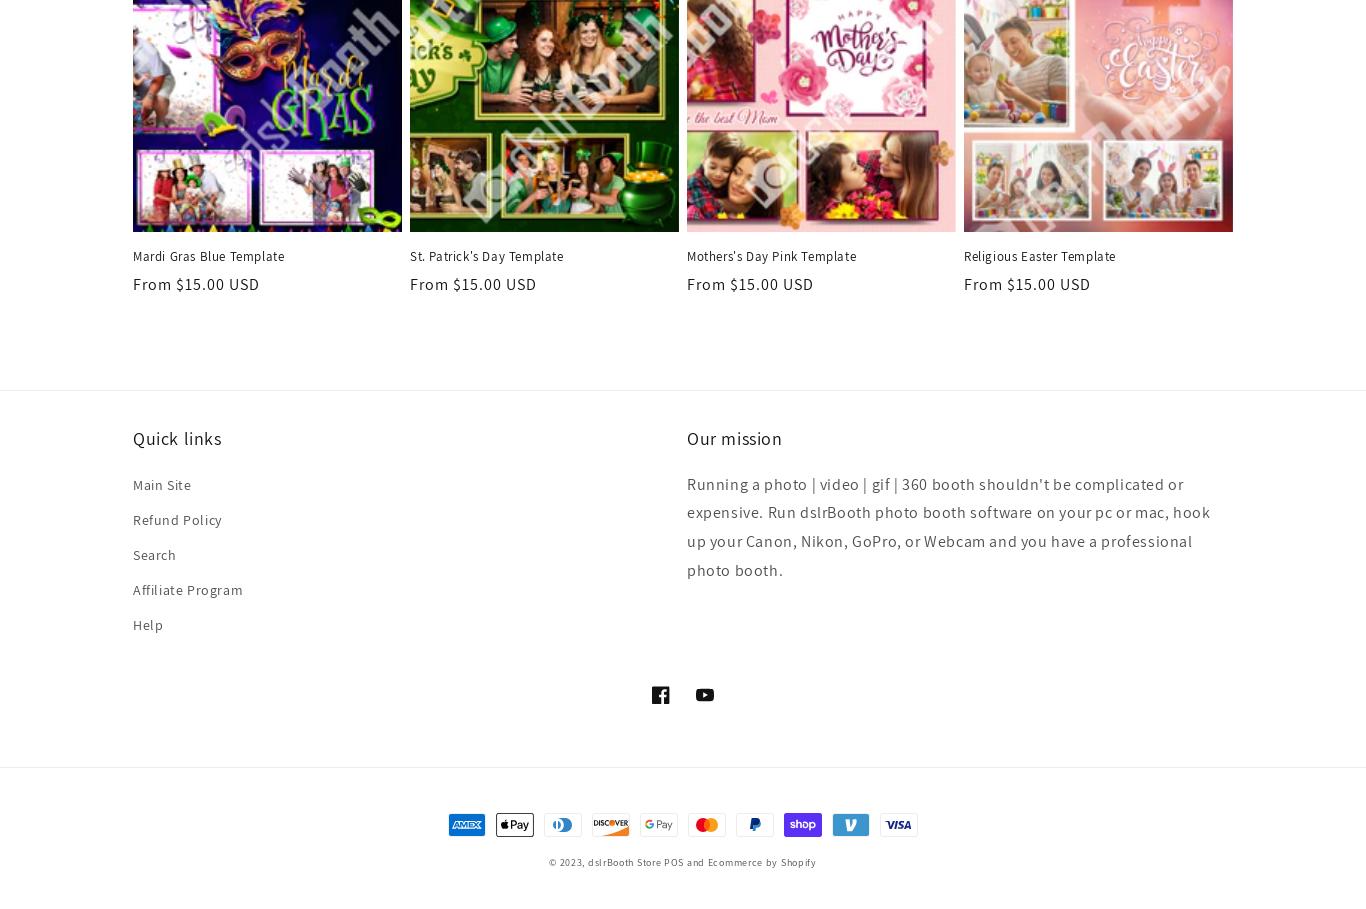  Describe the element at coordinates (486, 256) in the screenshot. I see `'St. Patrick's Day Template'` at that location.